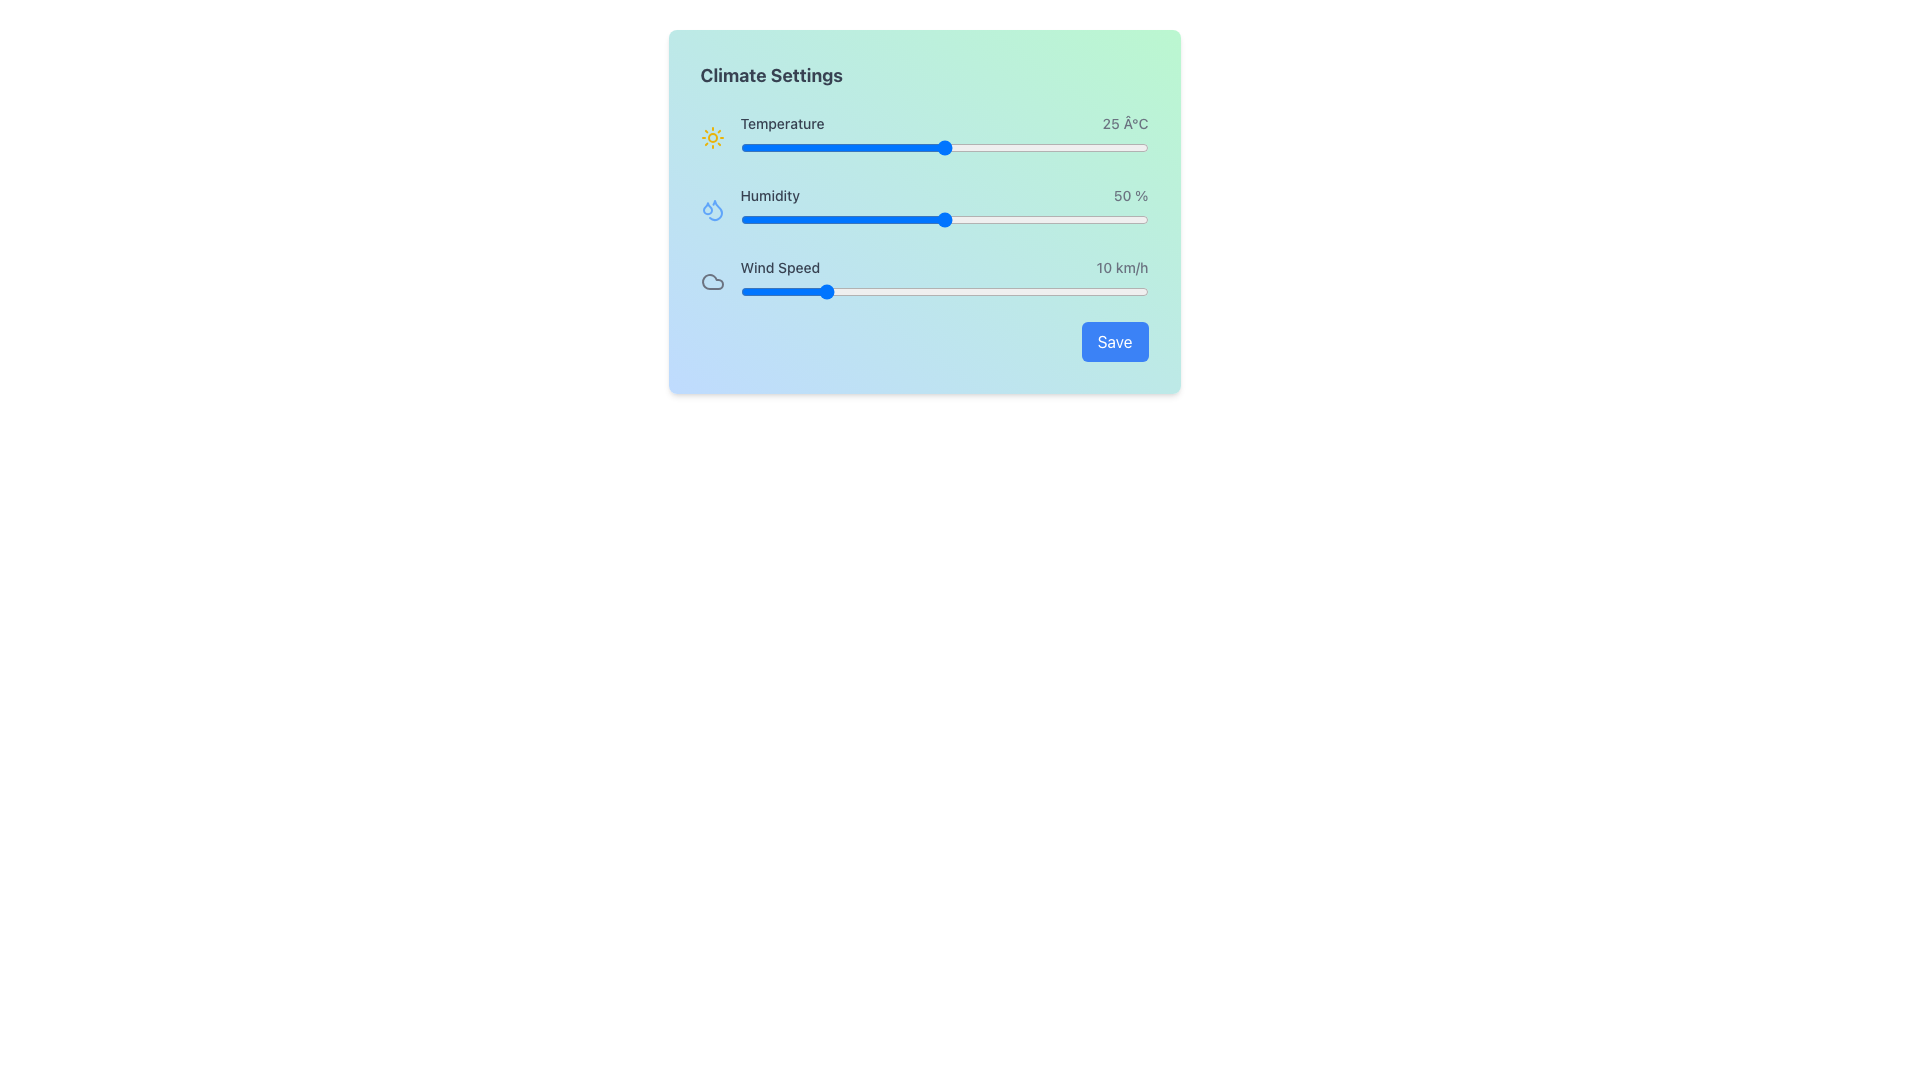 Image resolution: width=1920 pixels, height=1080 pixels. I want to click on the humidity icon located to the left of the 'Humidity' text in the climate settings interface, so click(712, 209).